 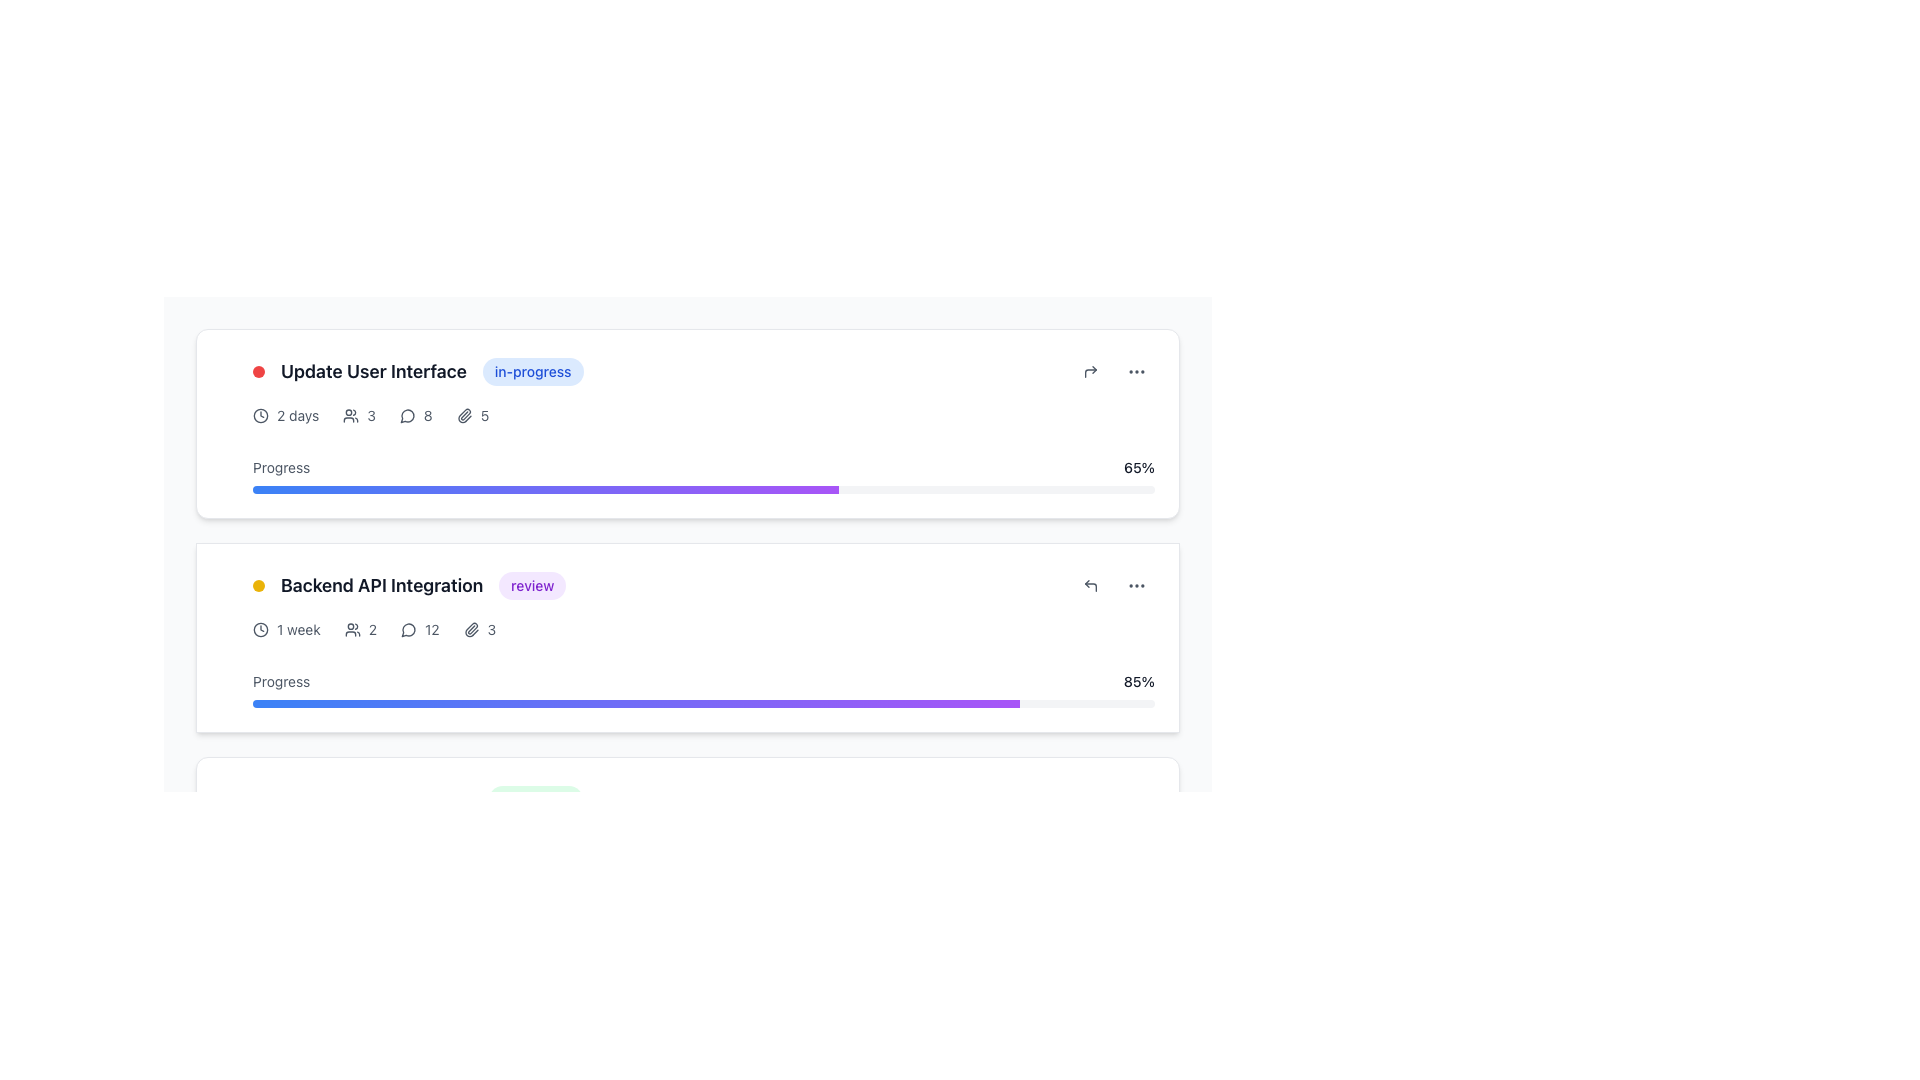 What do you see at coordinates (297, 415) in the screenshot?
I see `the text label that provides information about the time associated with the task, located under the task title 'Update User Interface' and following a clock icon in the upper task card` at bounding box center [297, 415].